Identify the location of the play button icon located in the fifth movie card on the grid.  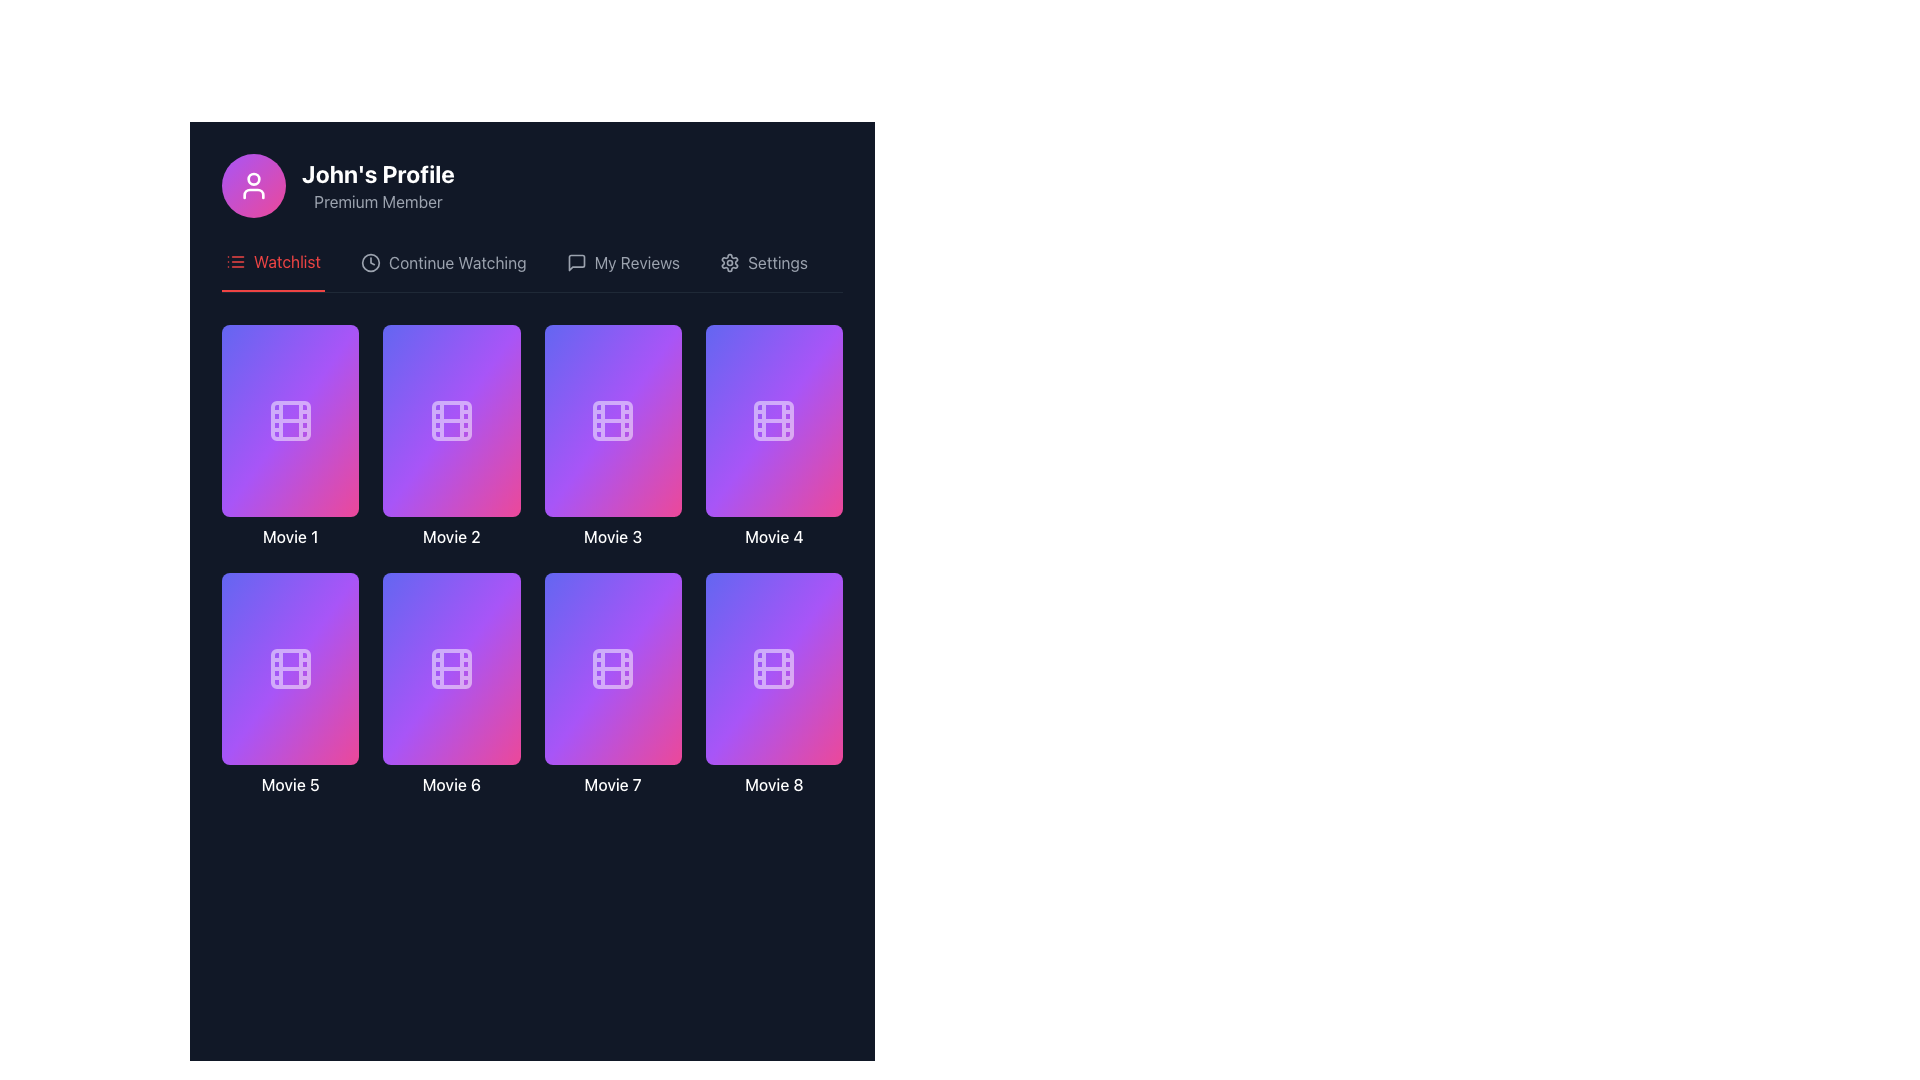
(289, 684).